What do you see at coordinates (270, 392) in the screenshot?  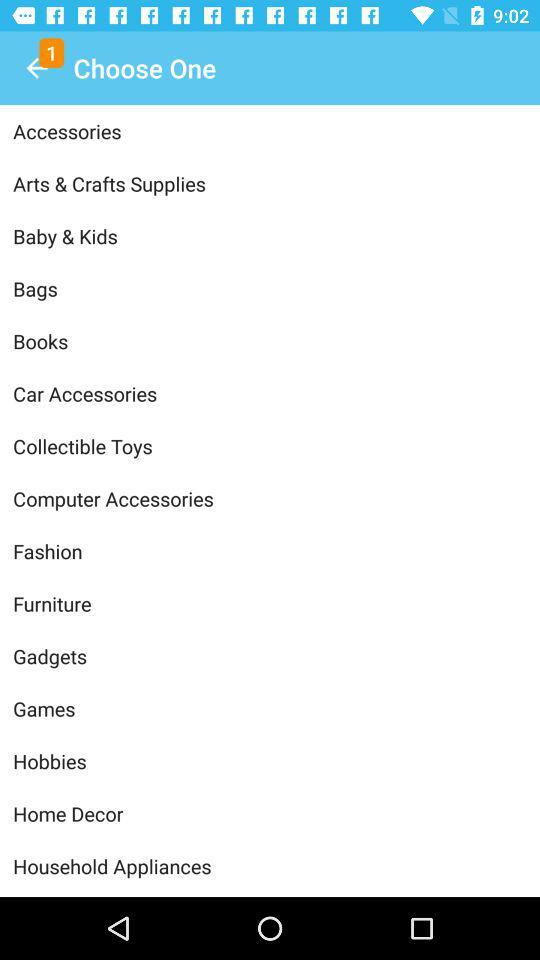 I see `the car accessories icon` at bounding box center [270, 392].